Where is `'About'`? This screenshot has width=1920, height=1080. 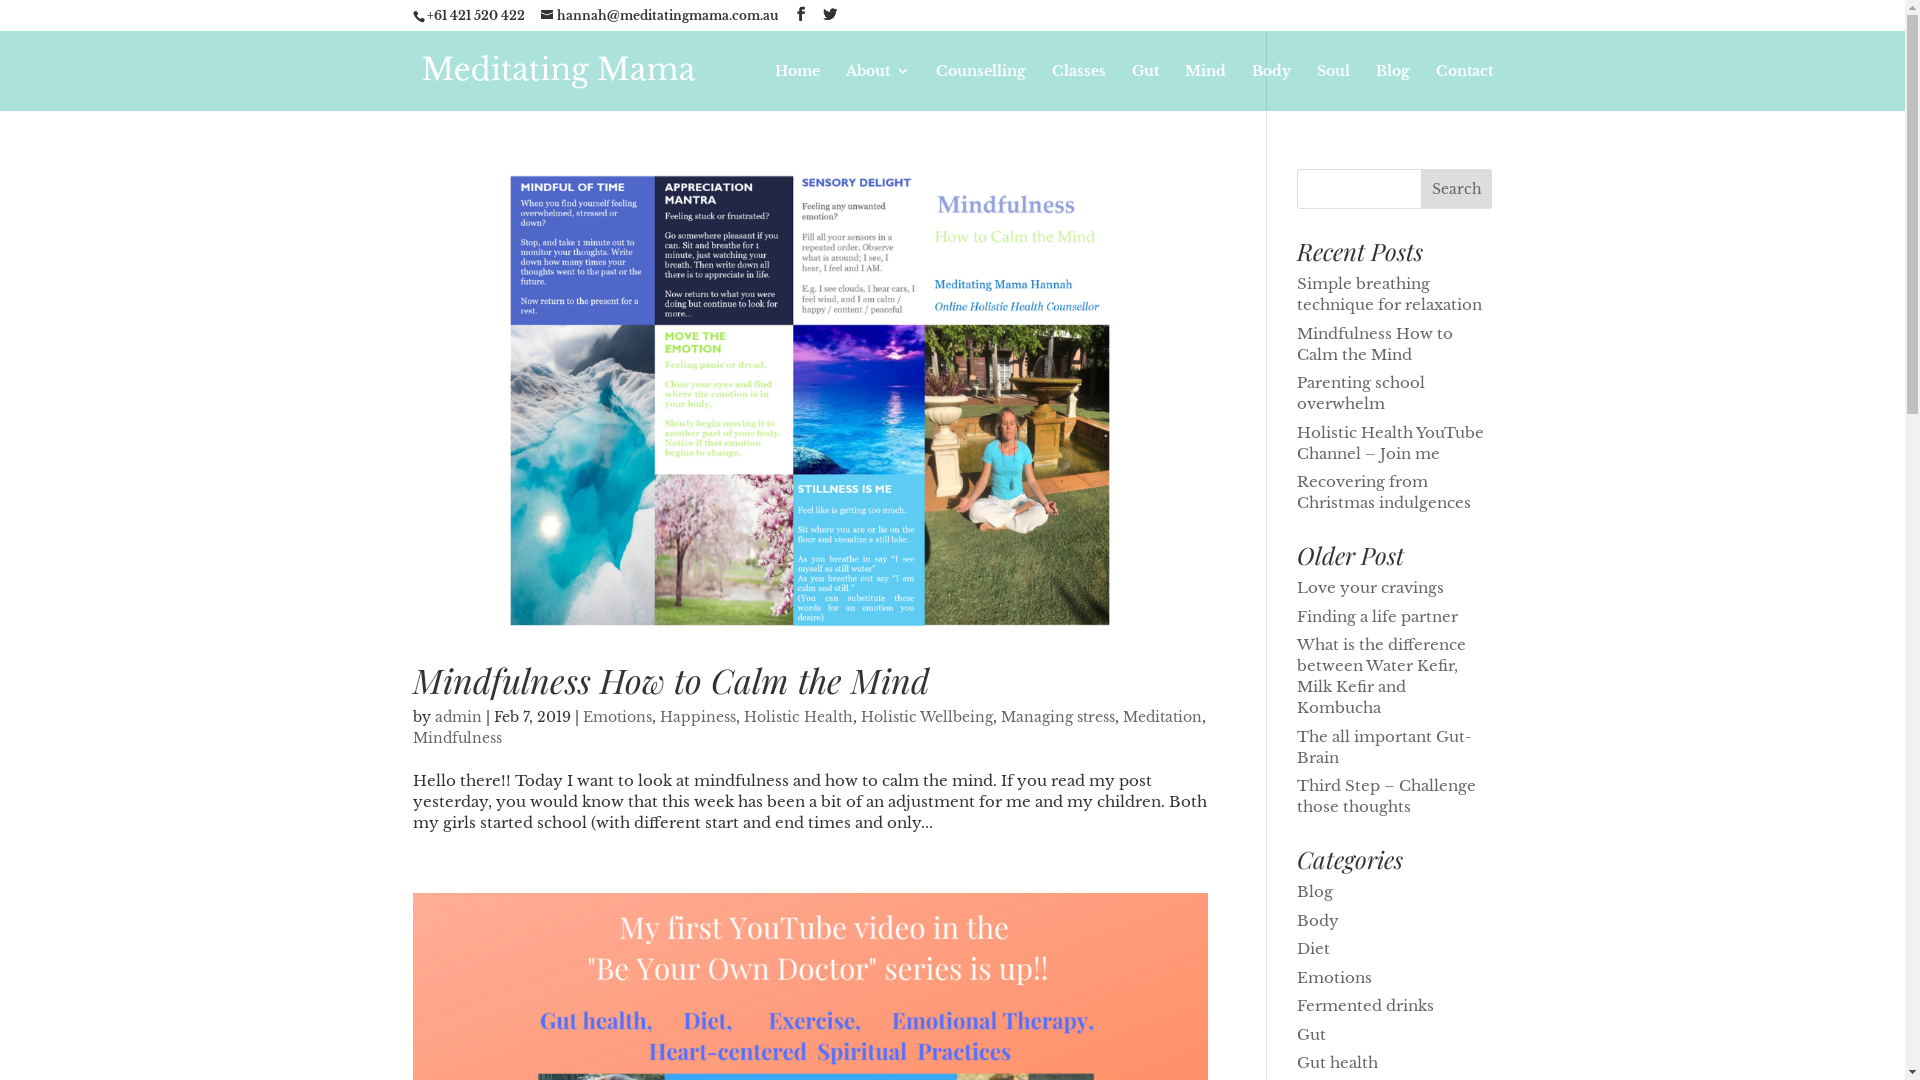
'About' is located at coordinates (878, 86).